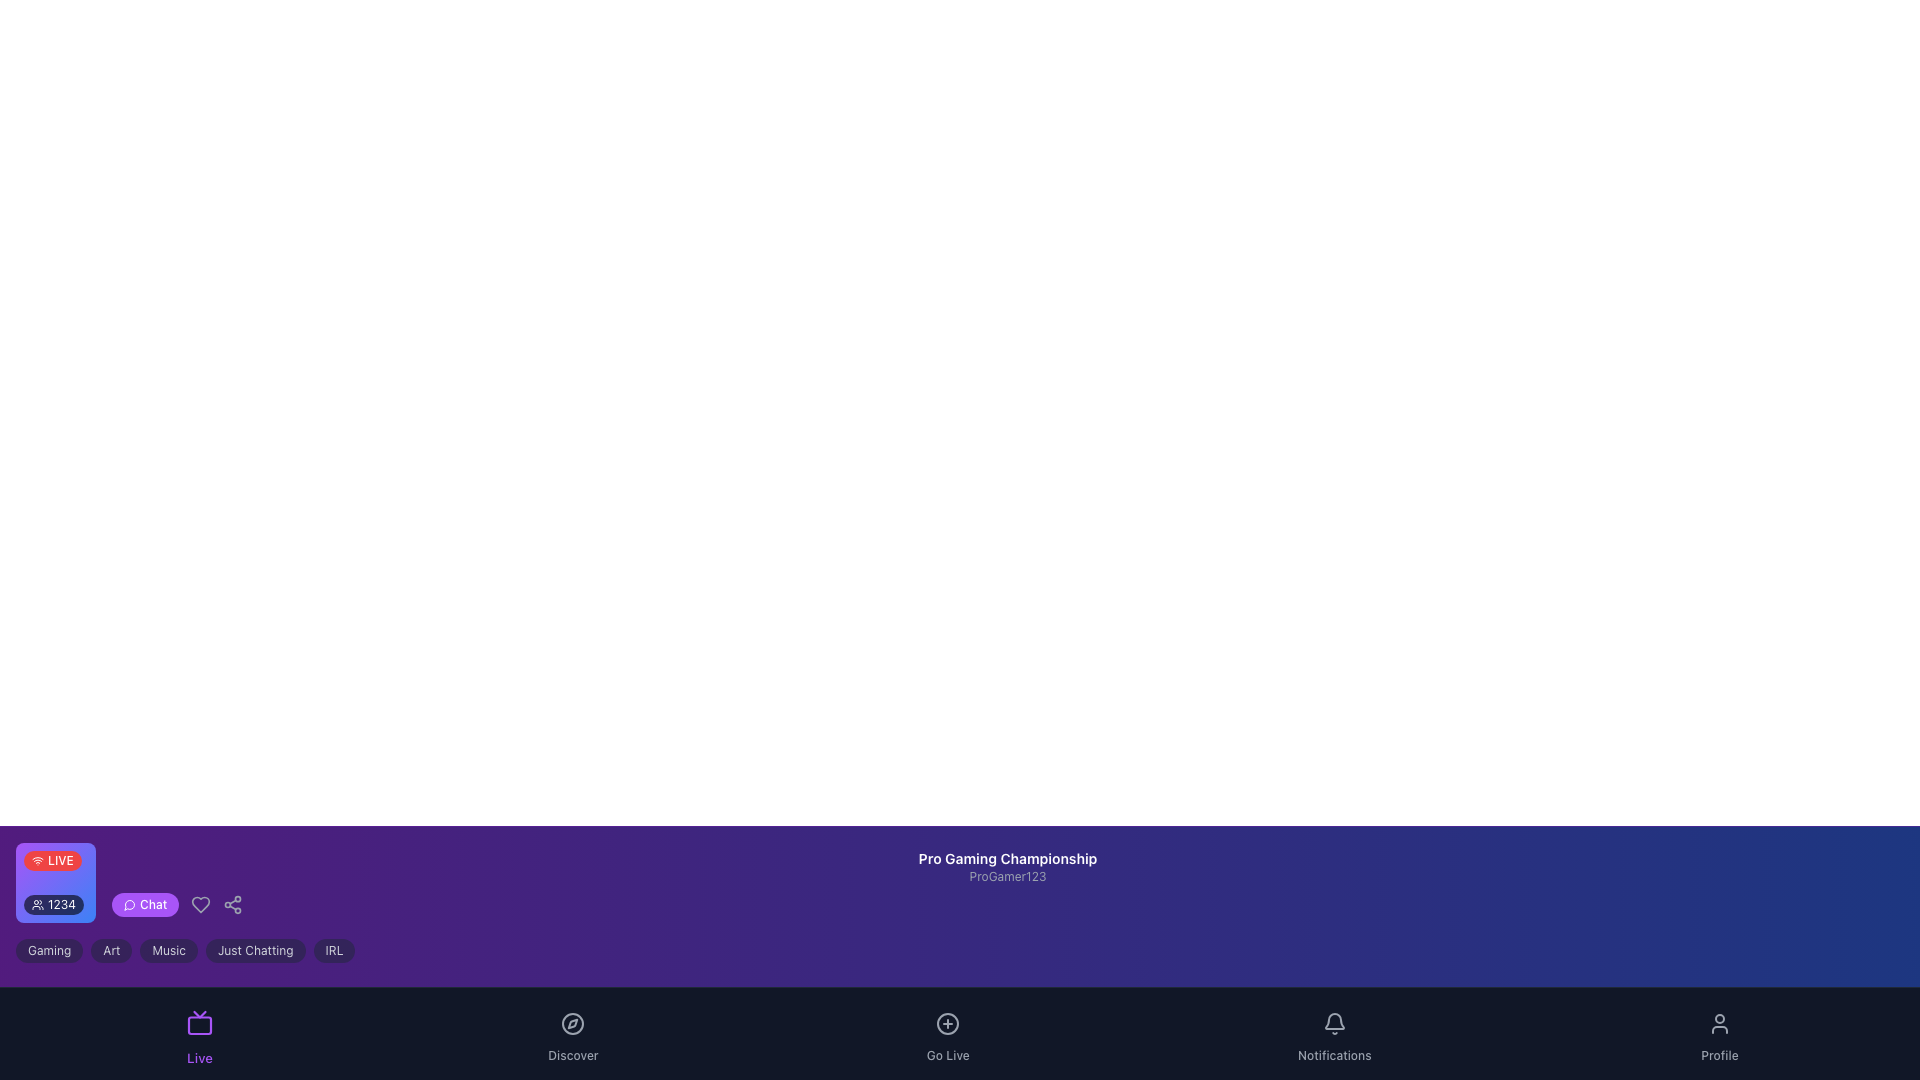 The image size is (1920, 1080). I want to click on the button located at the center of the bottom navigation bar, surrounded by 'Discover' on the left and 'Notifications' on the right, so click(947, 1033).